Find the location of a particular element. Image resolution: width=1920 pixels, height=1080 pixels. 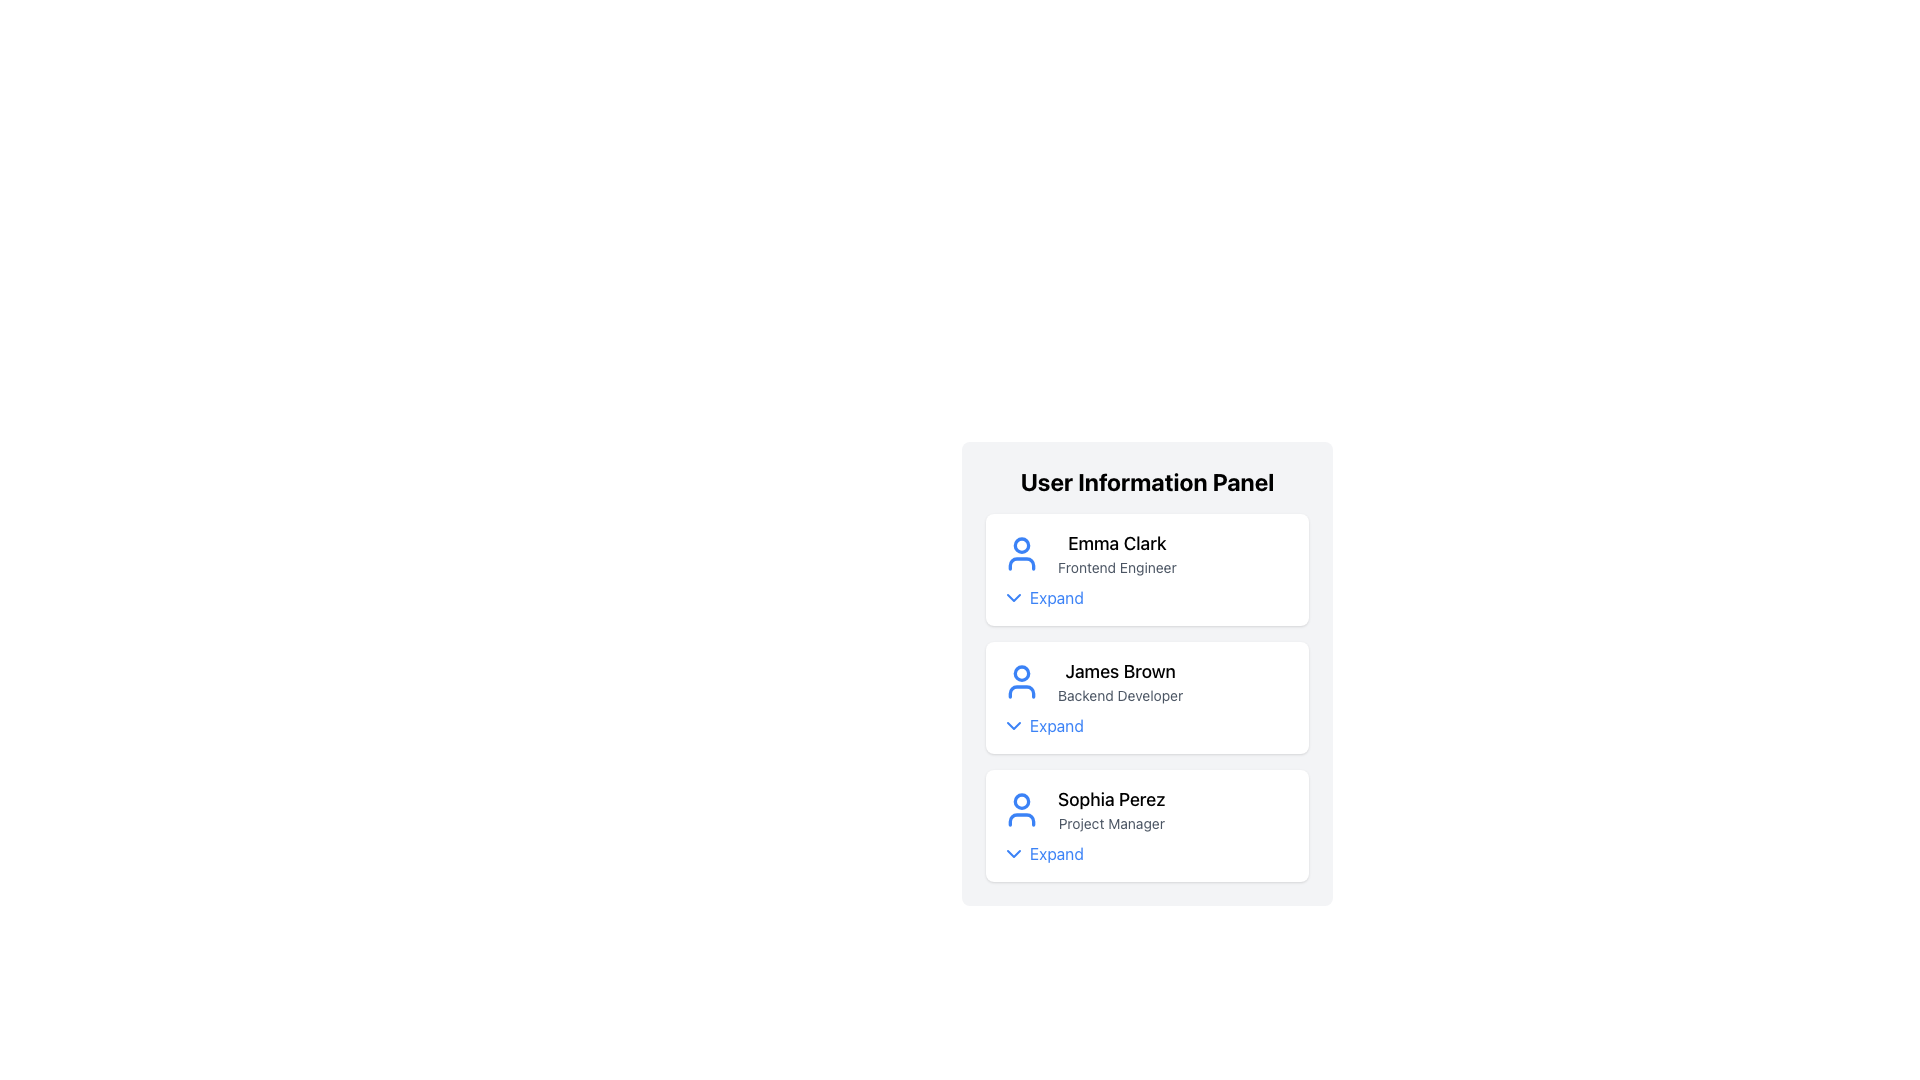

the label displaying 'James Brown', which is the name label for the second user card in the User Information Panel, positioned above the text 'Backend Developer' is located at coordinates (1120, 671).